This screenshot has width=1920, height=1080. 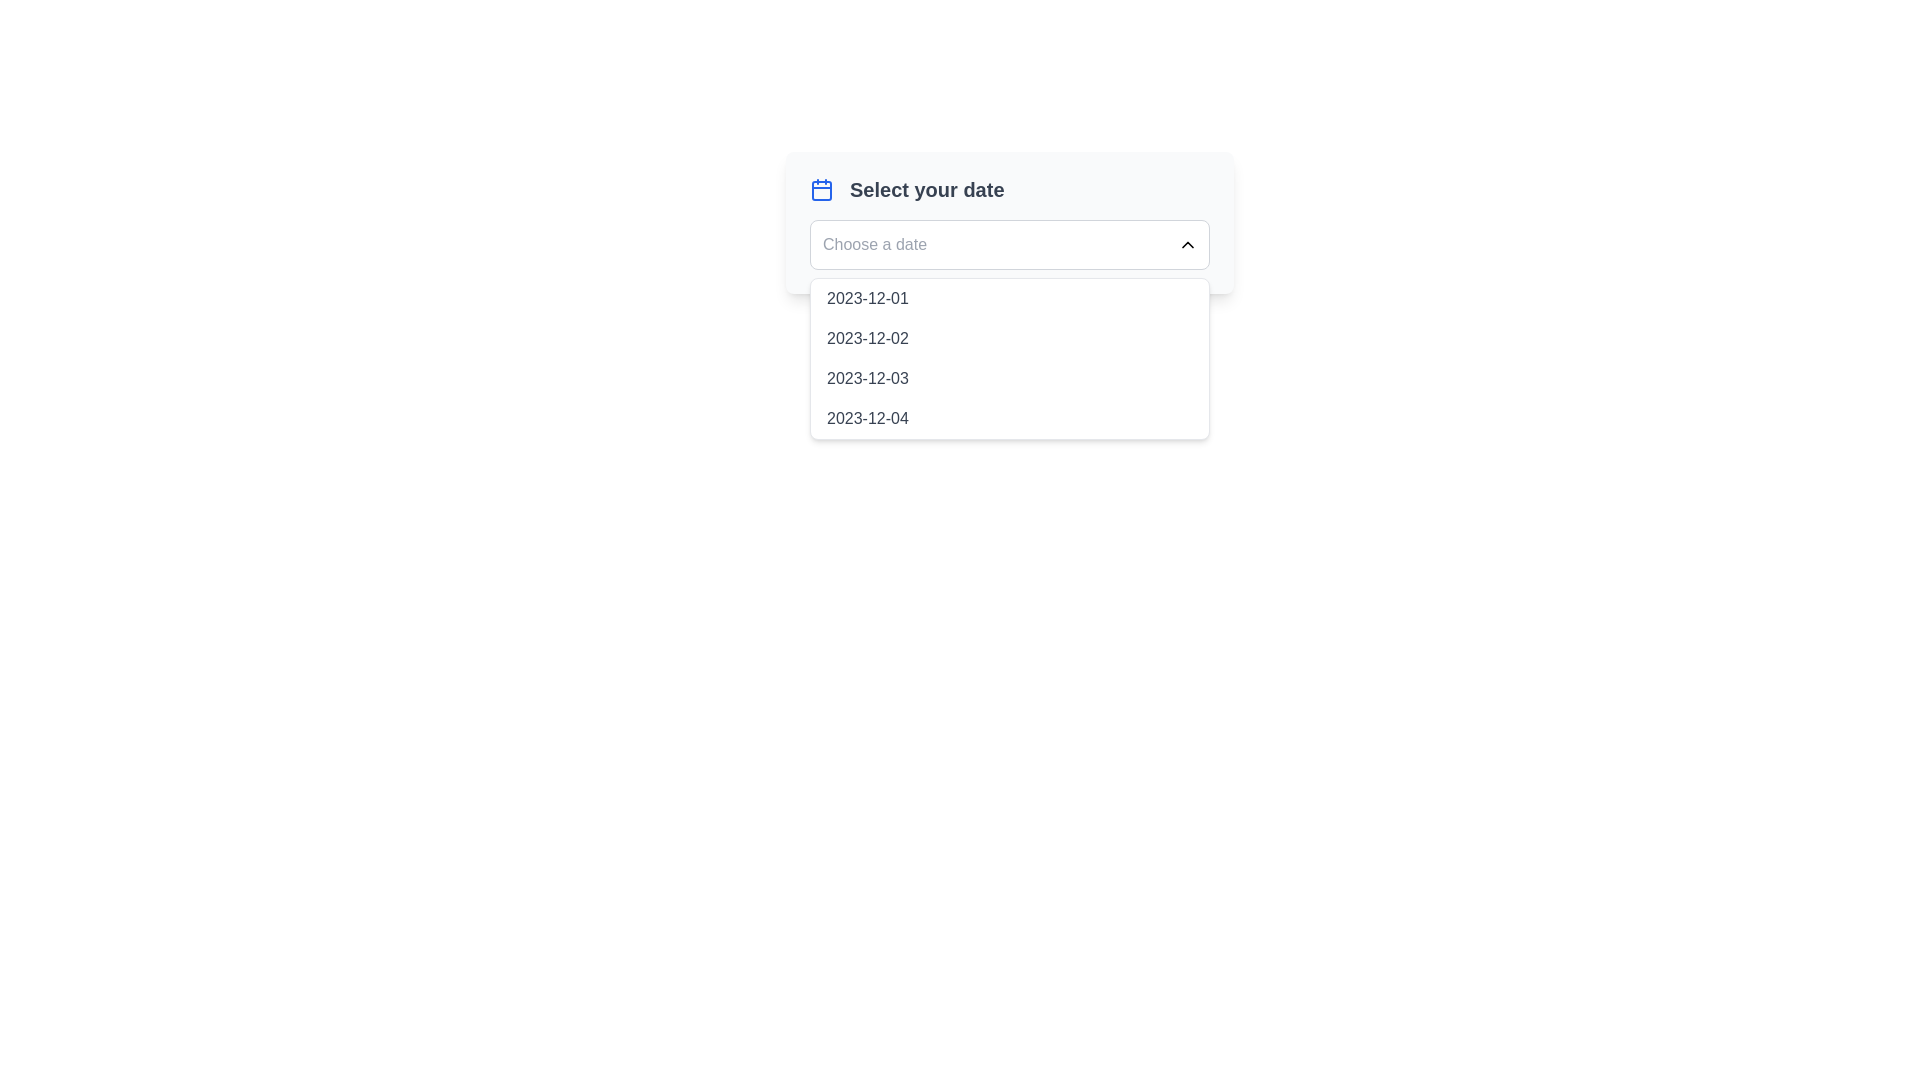 What do you see at coordinates (1009, 418) in the screenshot?
I see `the dropdown menu item displaying the date '2023-12-04'` at bounding box center [1009, 418].